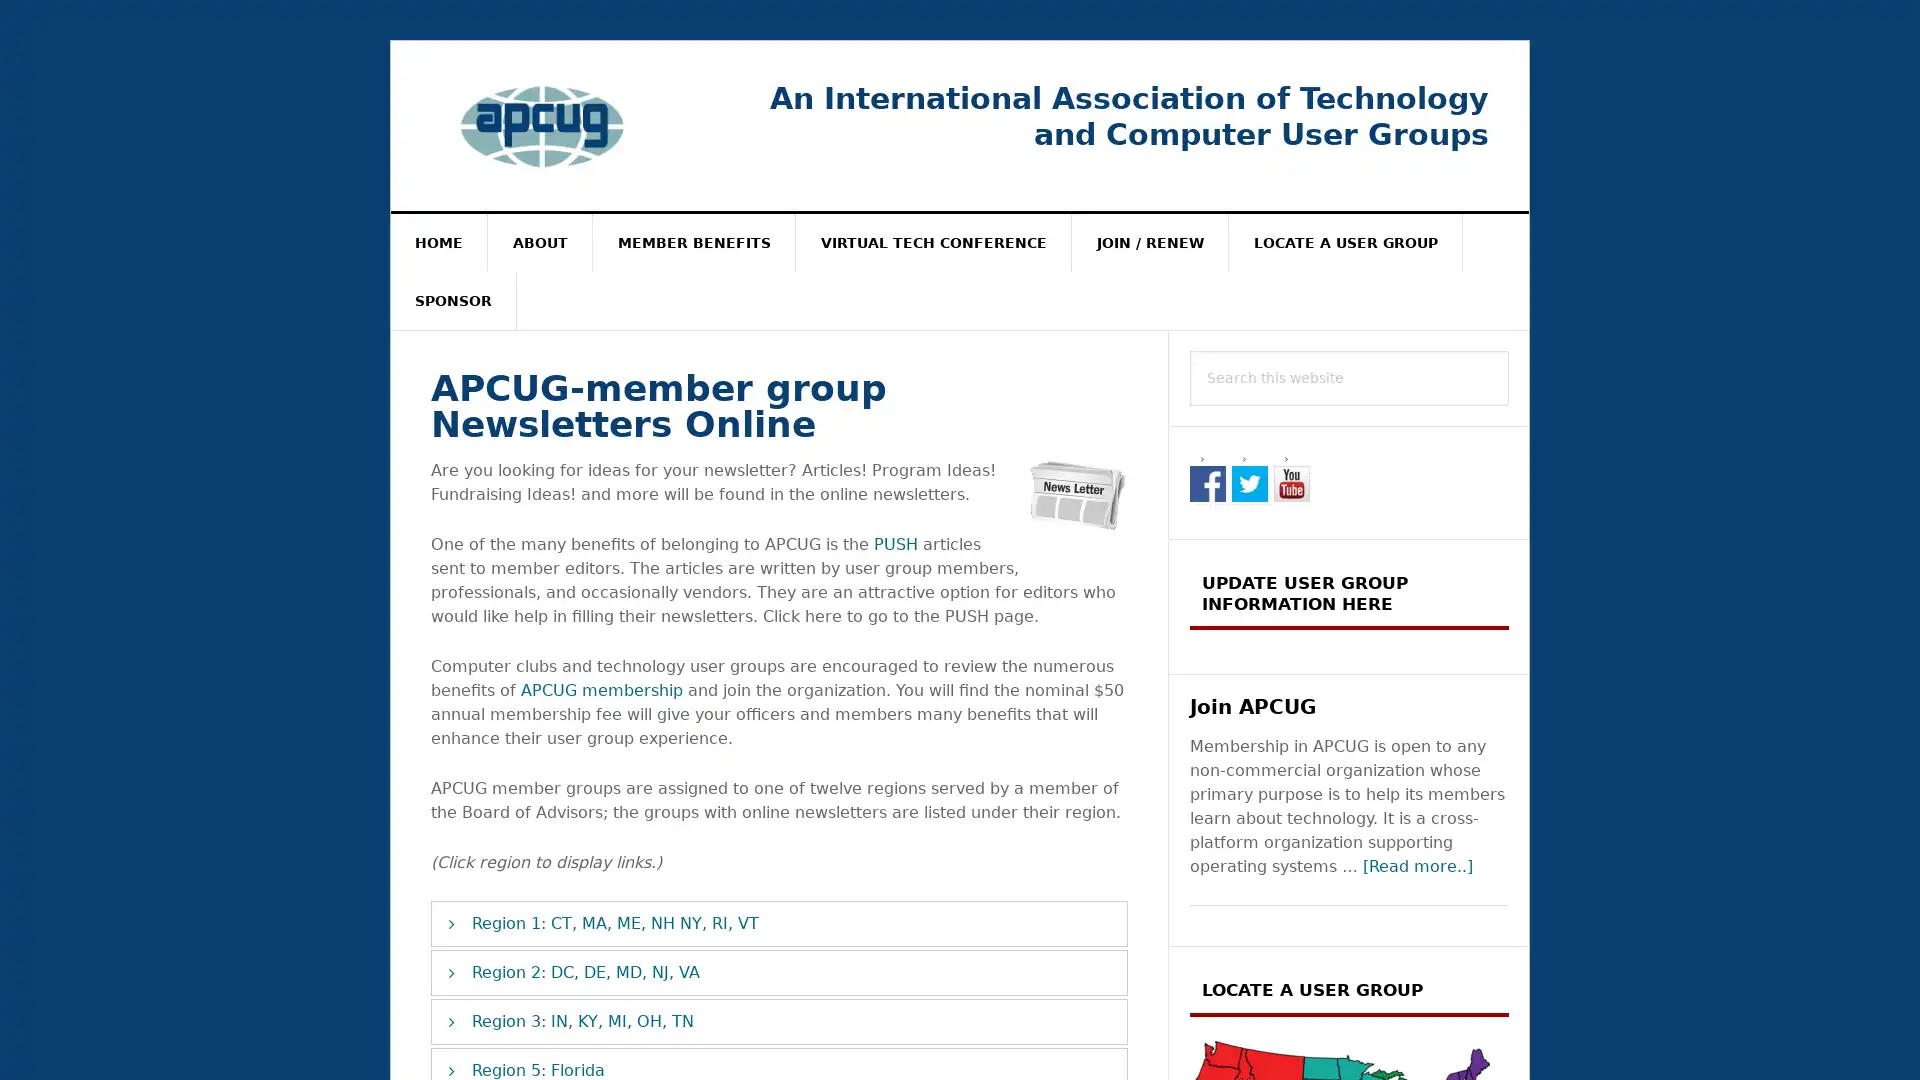 This screenshot has height=1080, width=1920. Describe the element at coordinates (1509, 349) in the screenshot. I see `Search` at that location.